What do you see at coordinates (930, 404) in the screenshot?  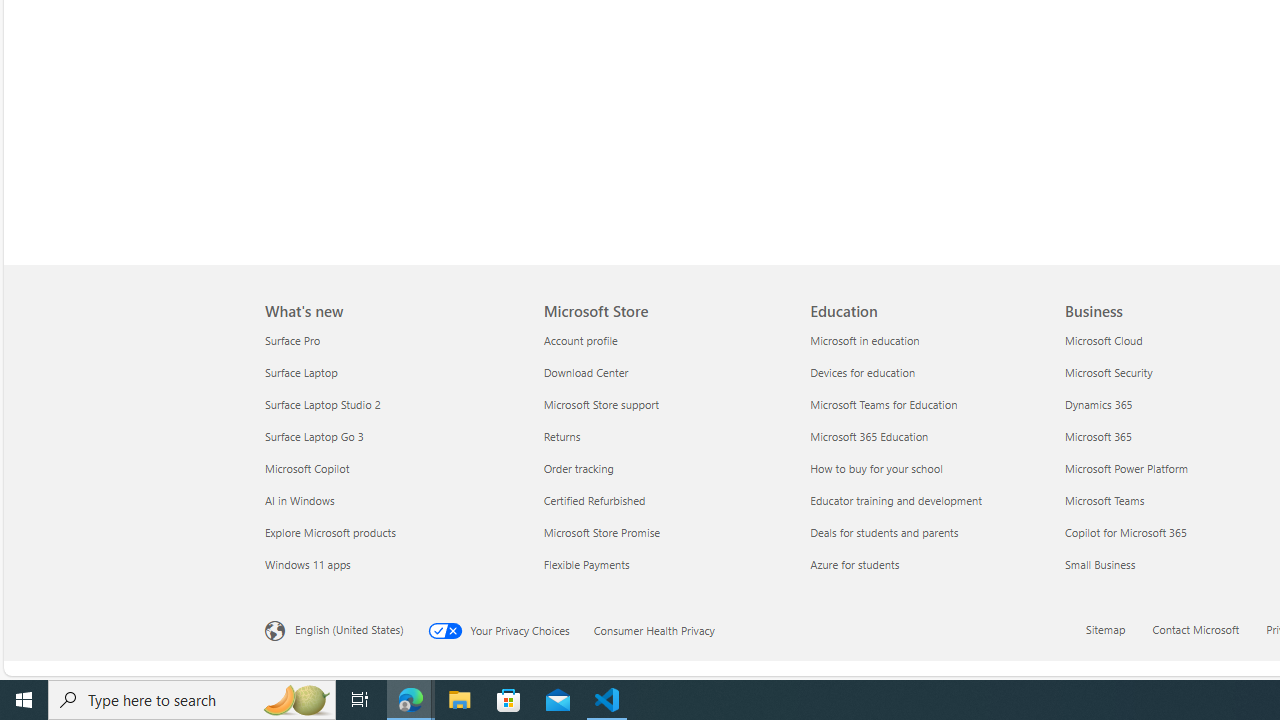 I see `'Microsoft Teams for Education'` at bounding box center [930, 404].